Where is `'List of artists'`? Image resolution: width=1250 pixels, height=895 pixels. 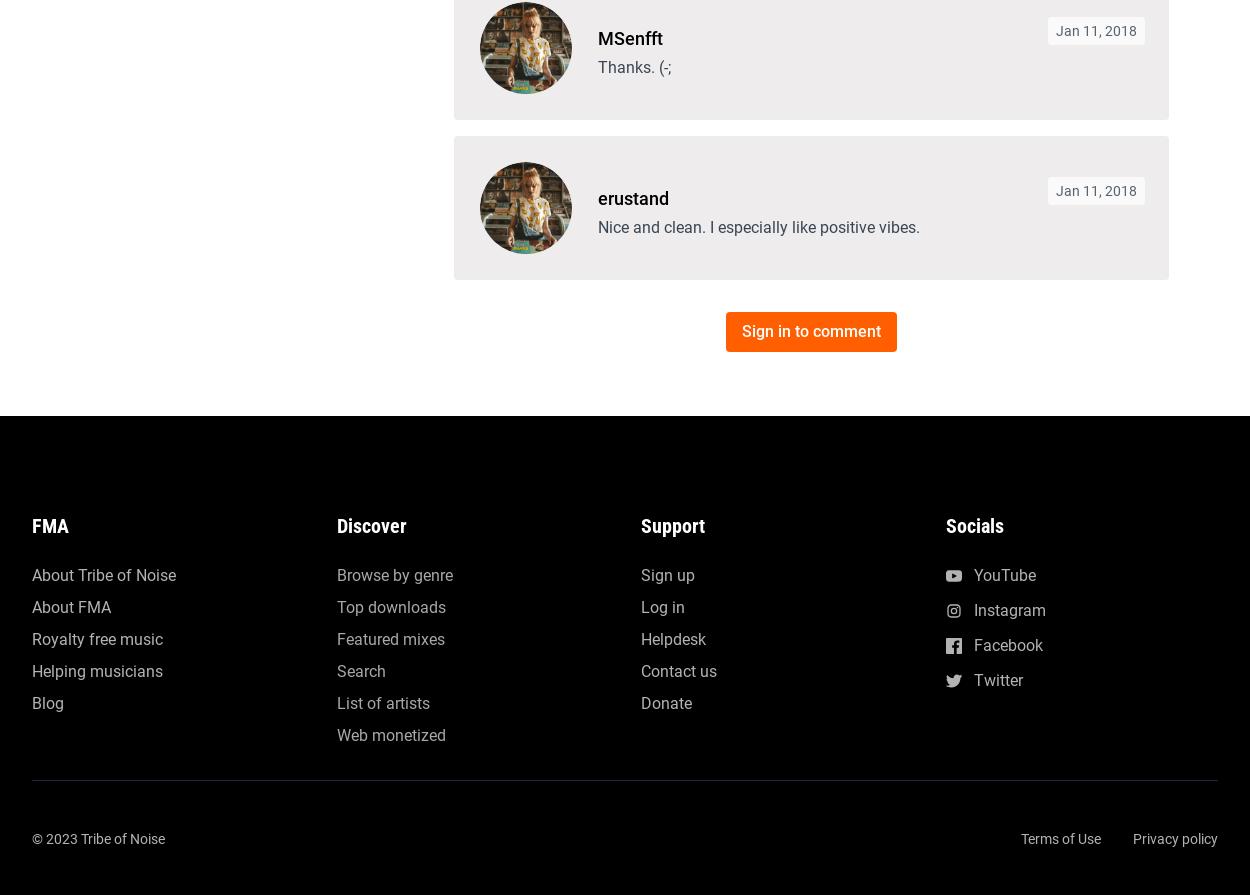 'List of artists' is located at coordinates (382, 67).